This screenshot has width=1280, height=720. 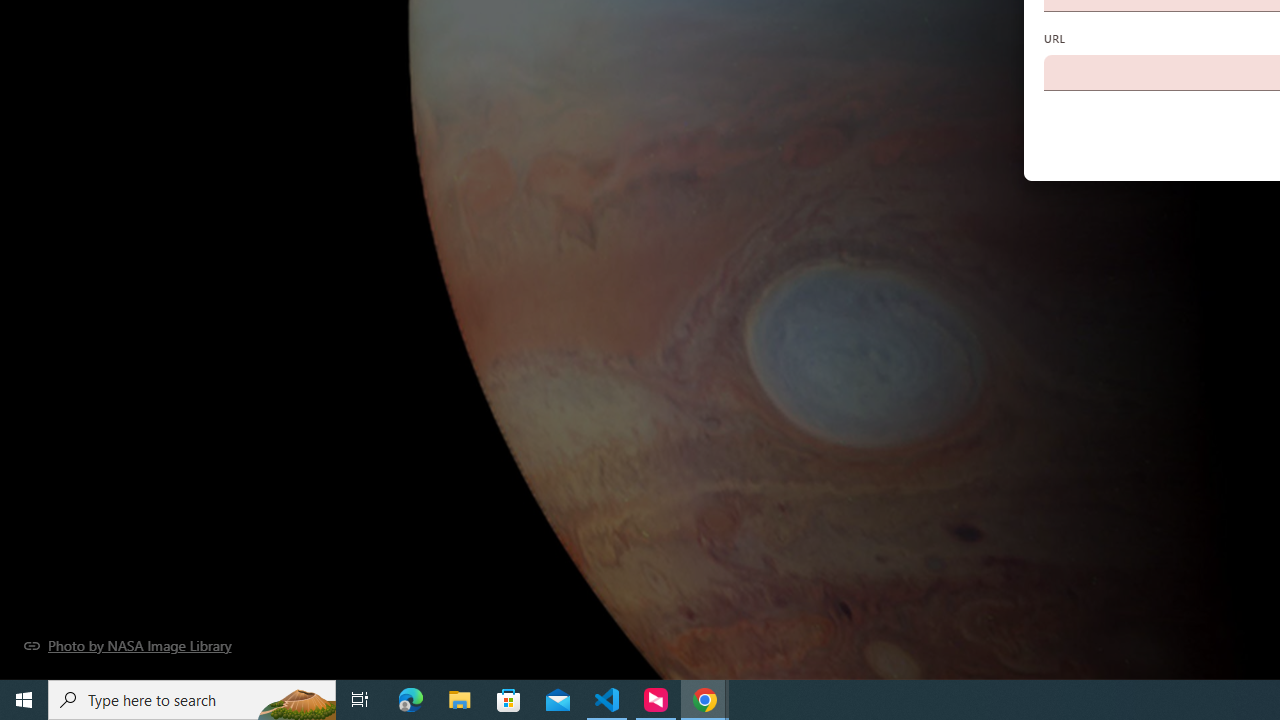 I want to click on 'Visual Studio Code - 1 running window', so click(x=606, y=698).